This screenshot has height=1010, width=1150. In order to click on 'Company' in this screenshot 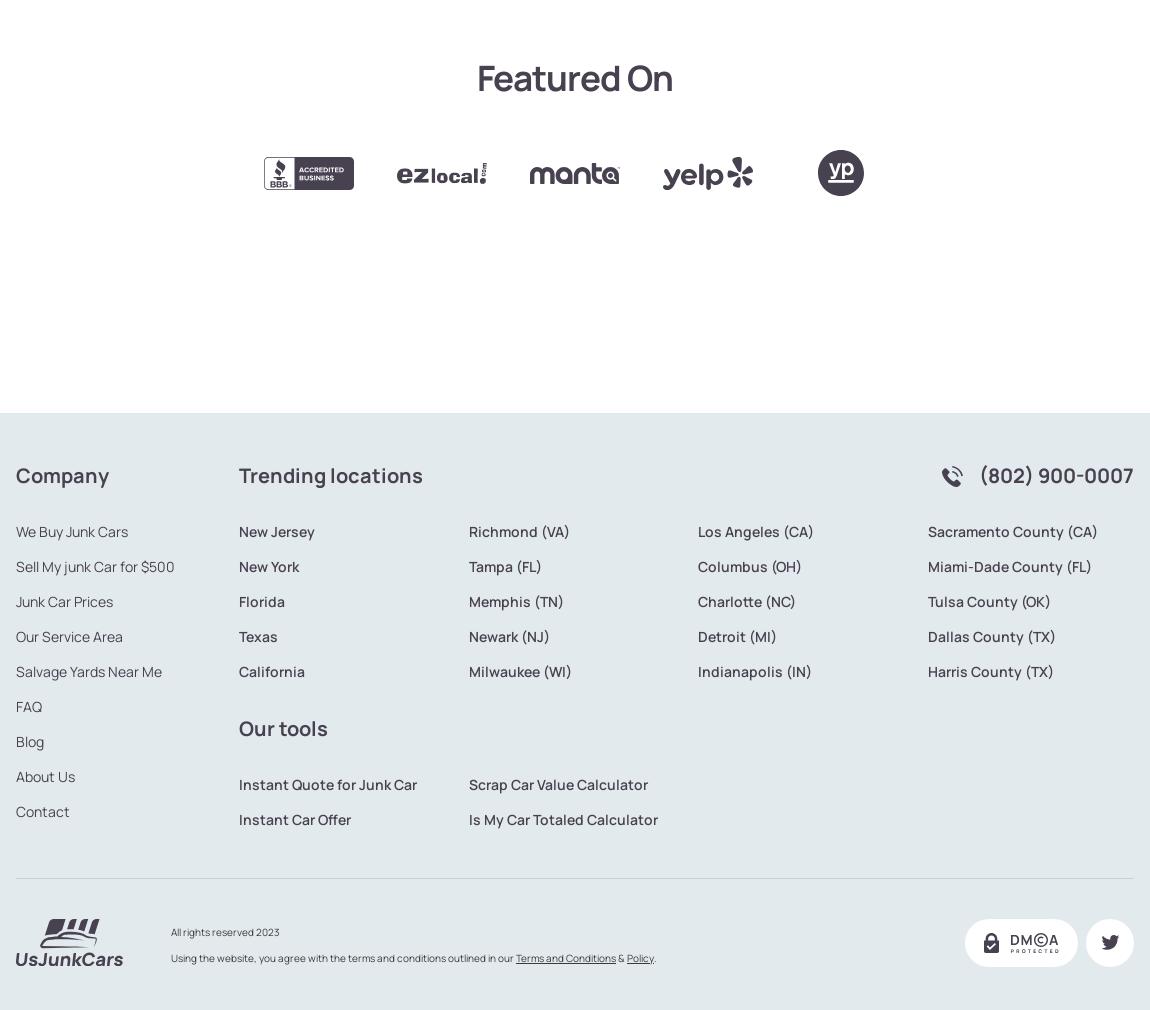, I will do `click(61, 408)`.